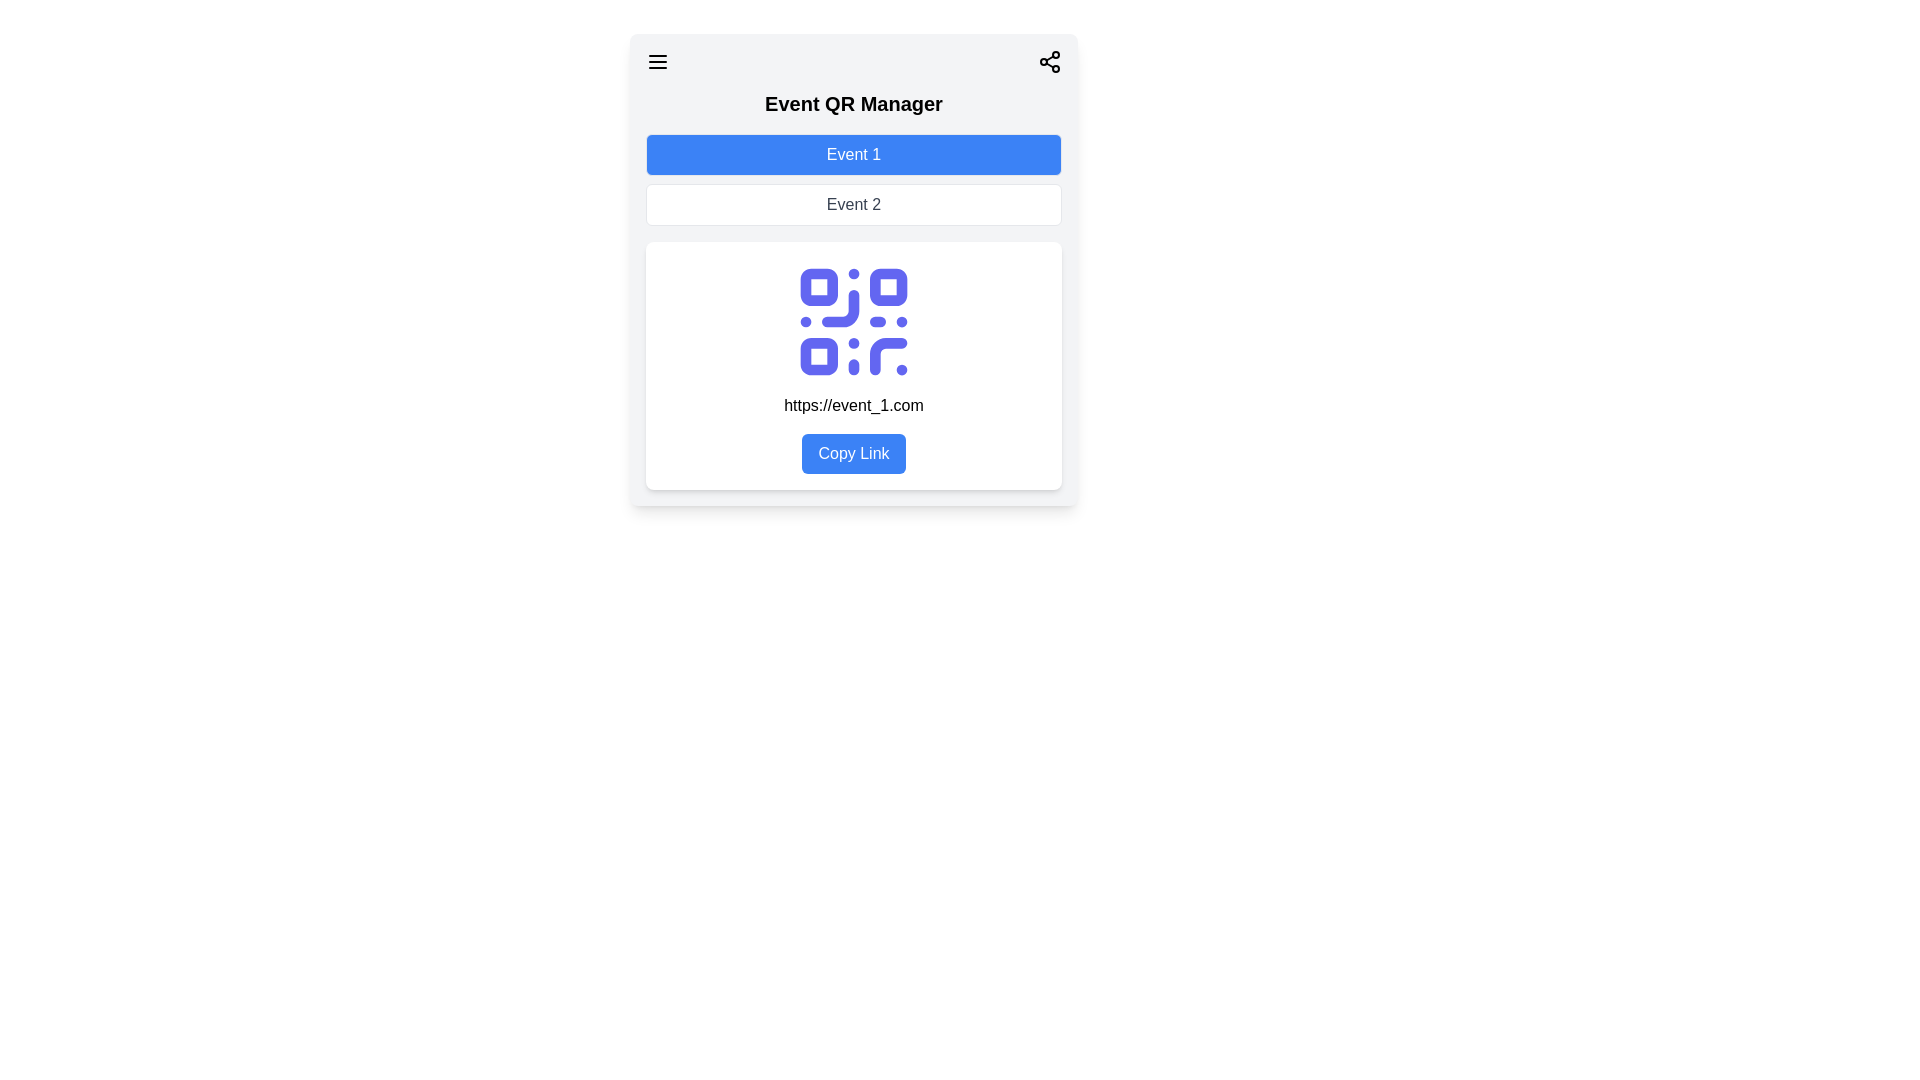  I want to click on the 'Event 1' button to change its background color, which is the first button in a vertically stacked group, so click(854, 153).